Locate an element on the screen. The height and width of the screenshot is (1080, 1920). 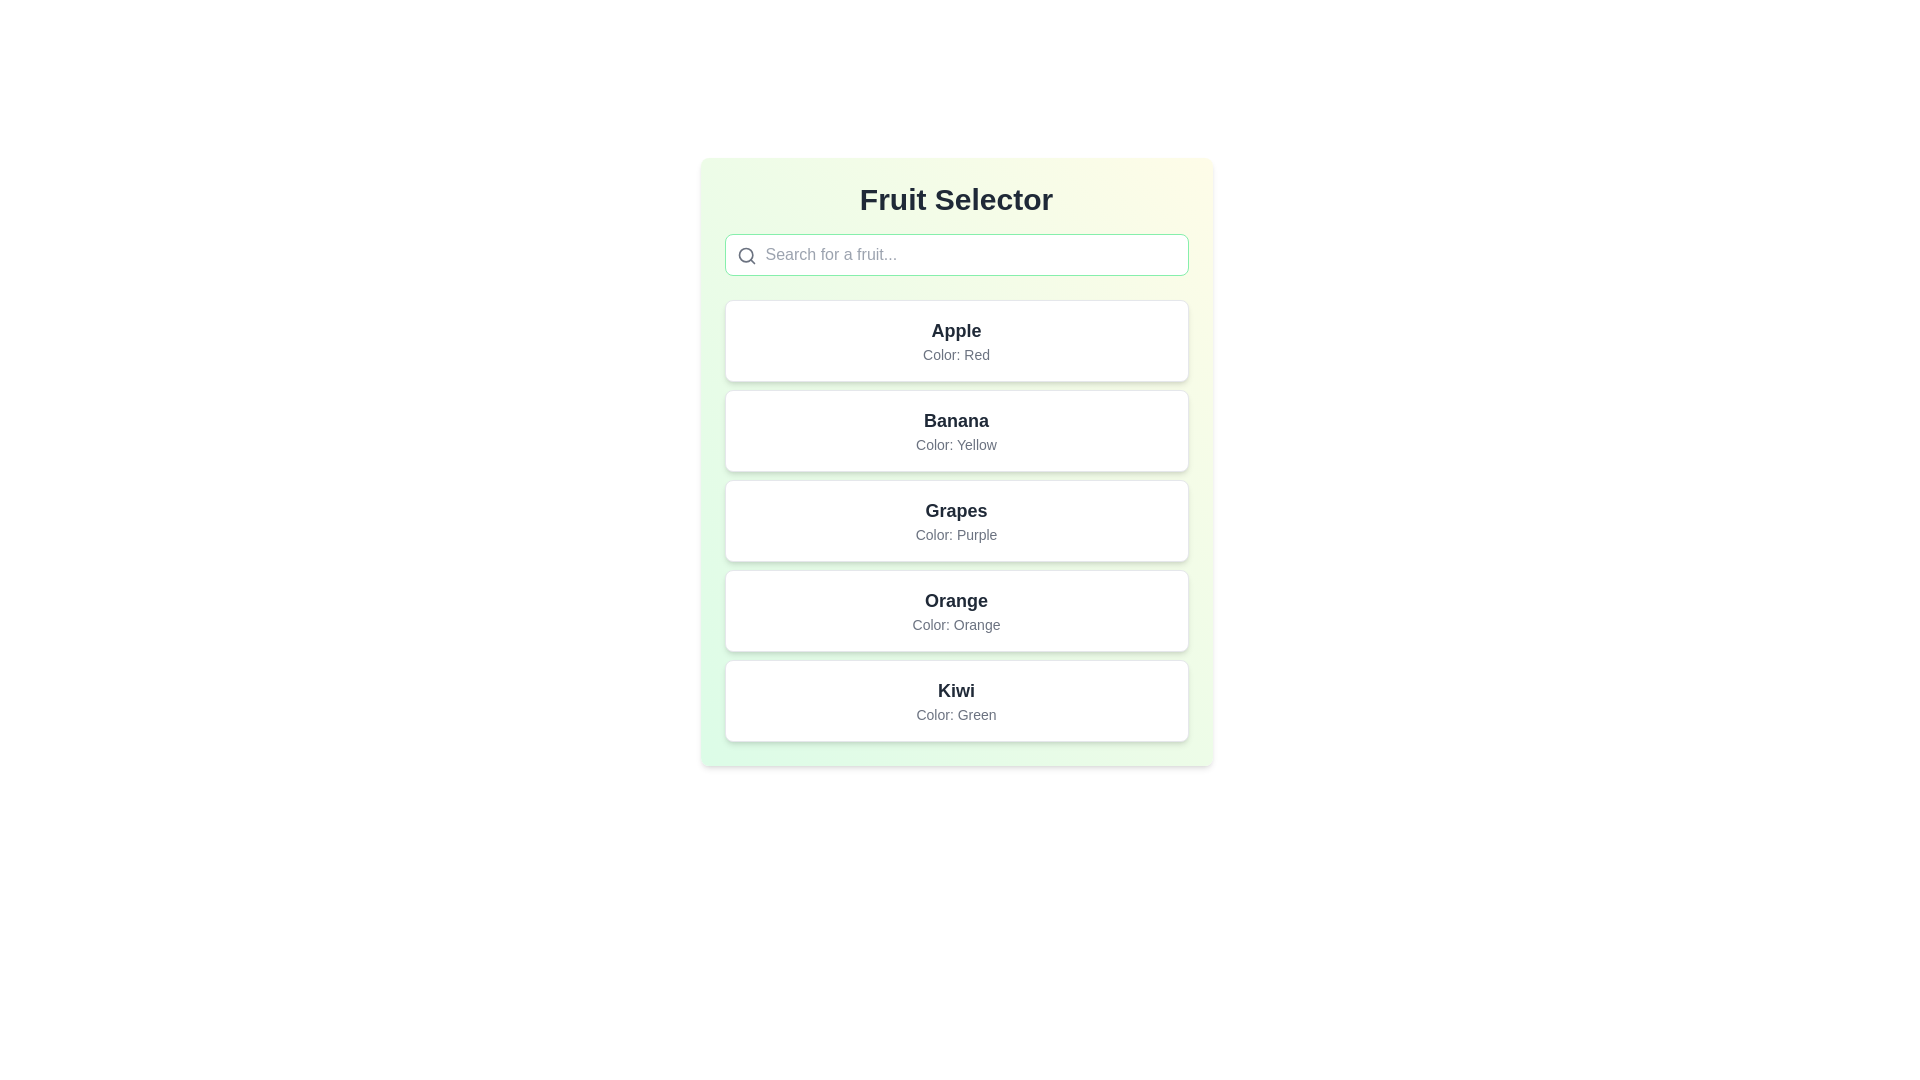
and interpret the content of the text label 'Color: Red' which is styled in a smaller gray font and located directly below the title 'Apple' in the fruit description list is located at coordinates (955, 353).